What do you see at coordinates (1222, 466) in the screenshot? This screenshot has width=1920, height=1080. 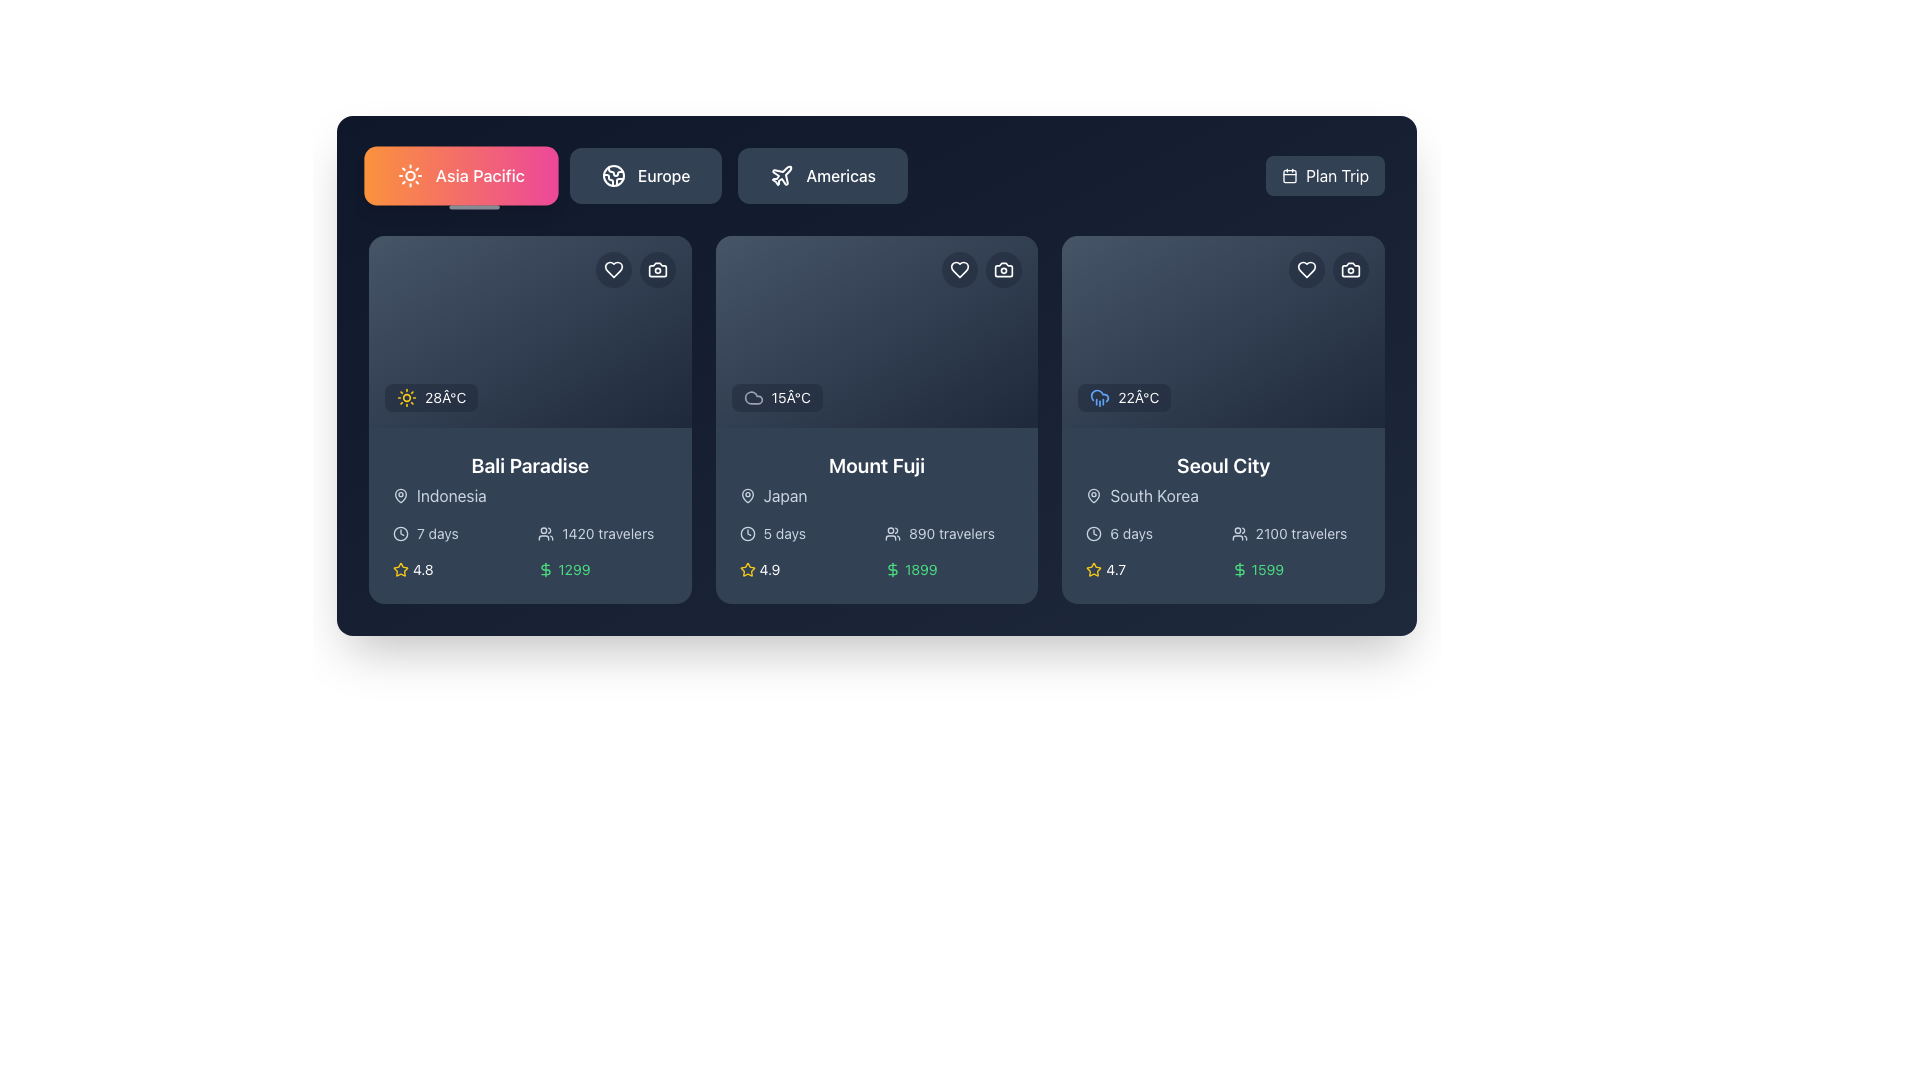 I see `the text element displaying 'Seoul City' in a bold, large font on a darker background` at bounding box center [1222, 466].